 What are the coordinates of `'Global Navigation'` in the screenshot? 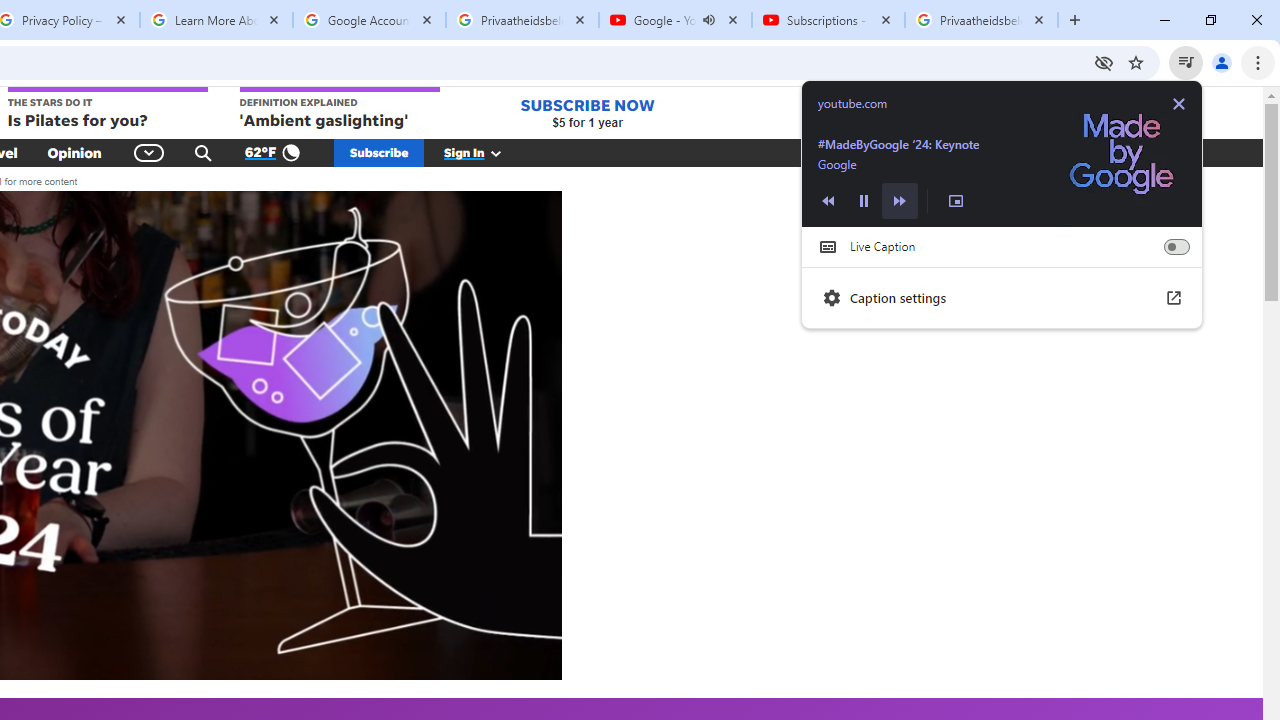 It's located at (148, 152).